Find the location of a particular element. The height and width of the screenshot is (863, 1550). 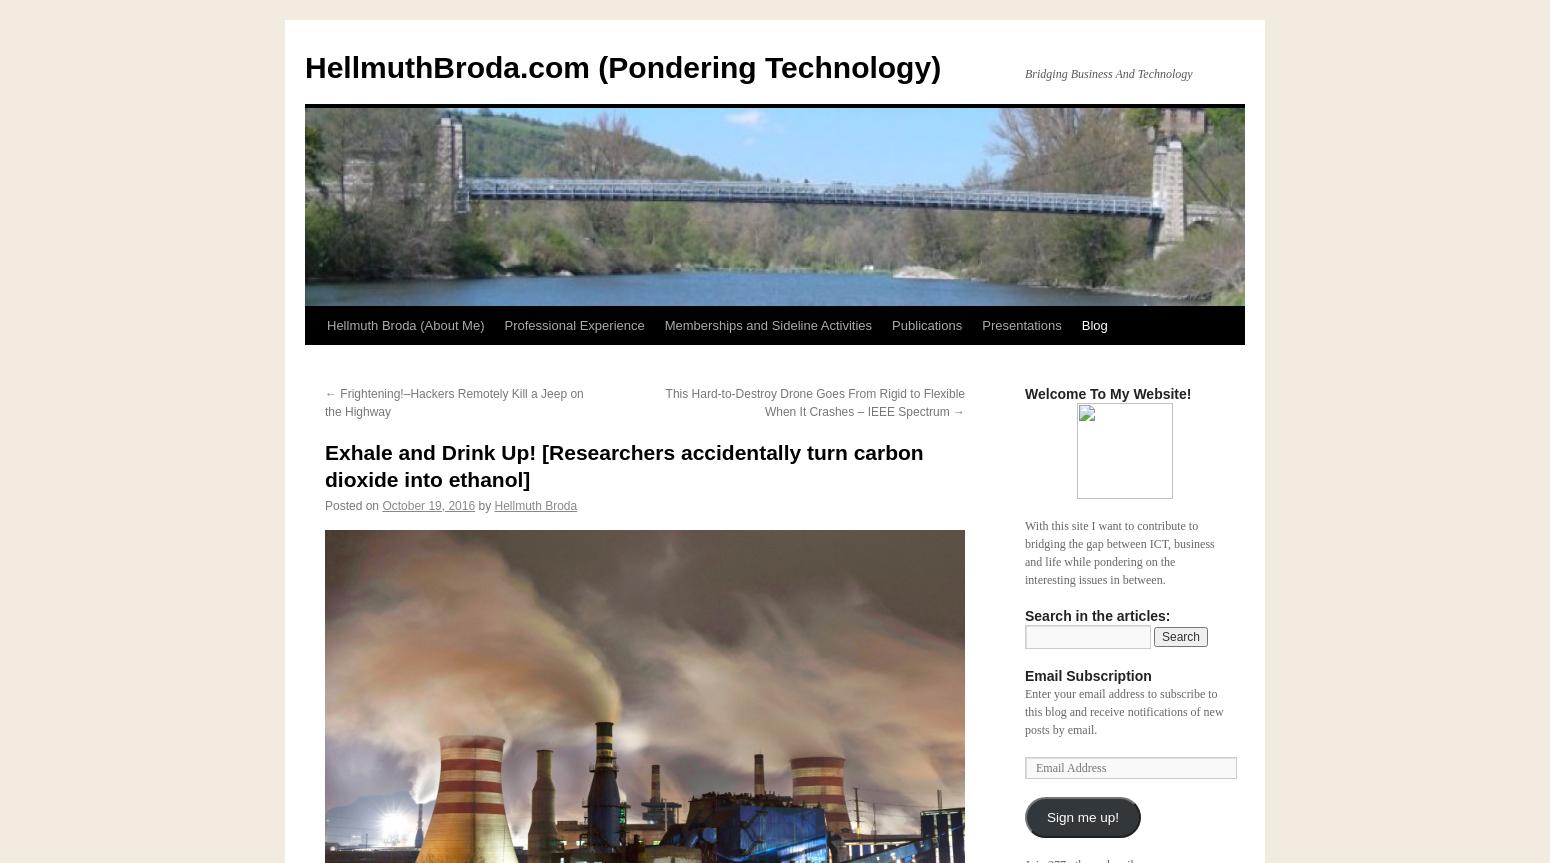

'by' is located at coordinates (483, 504).